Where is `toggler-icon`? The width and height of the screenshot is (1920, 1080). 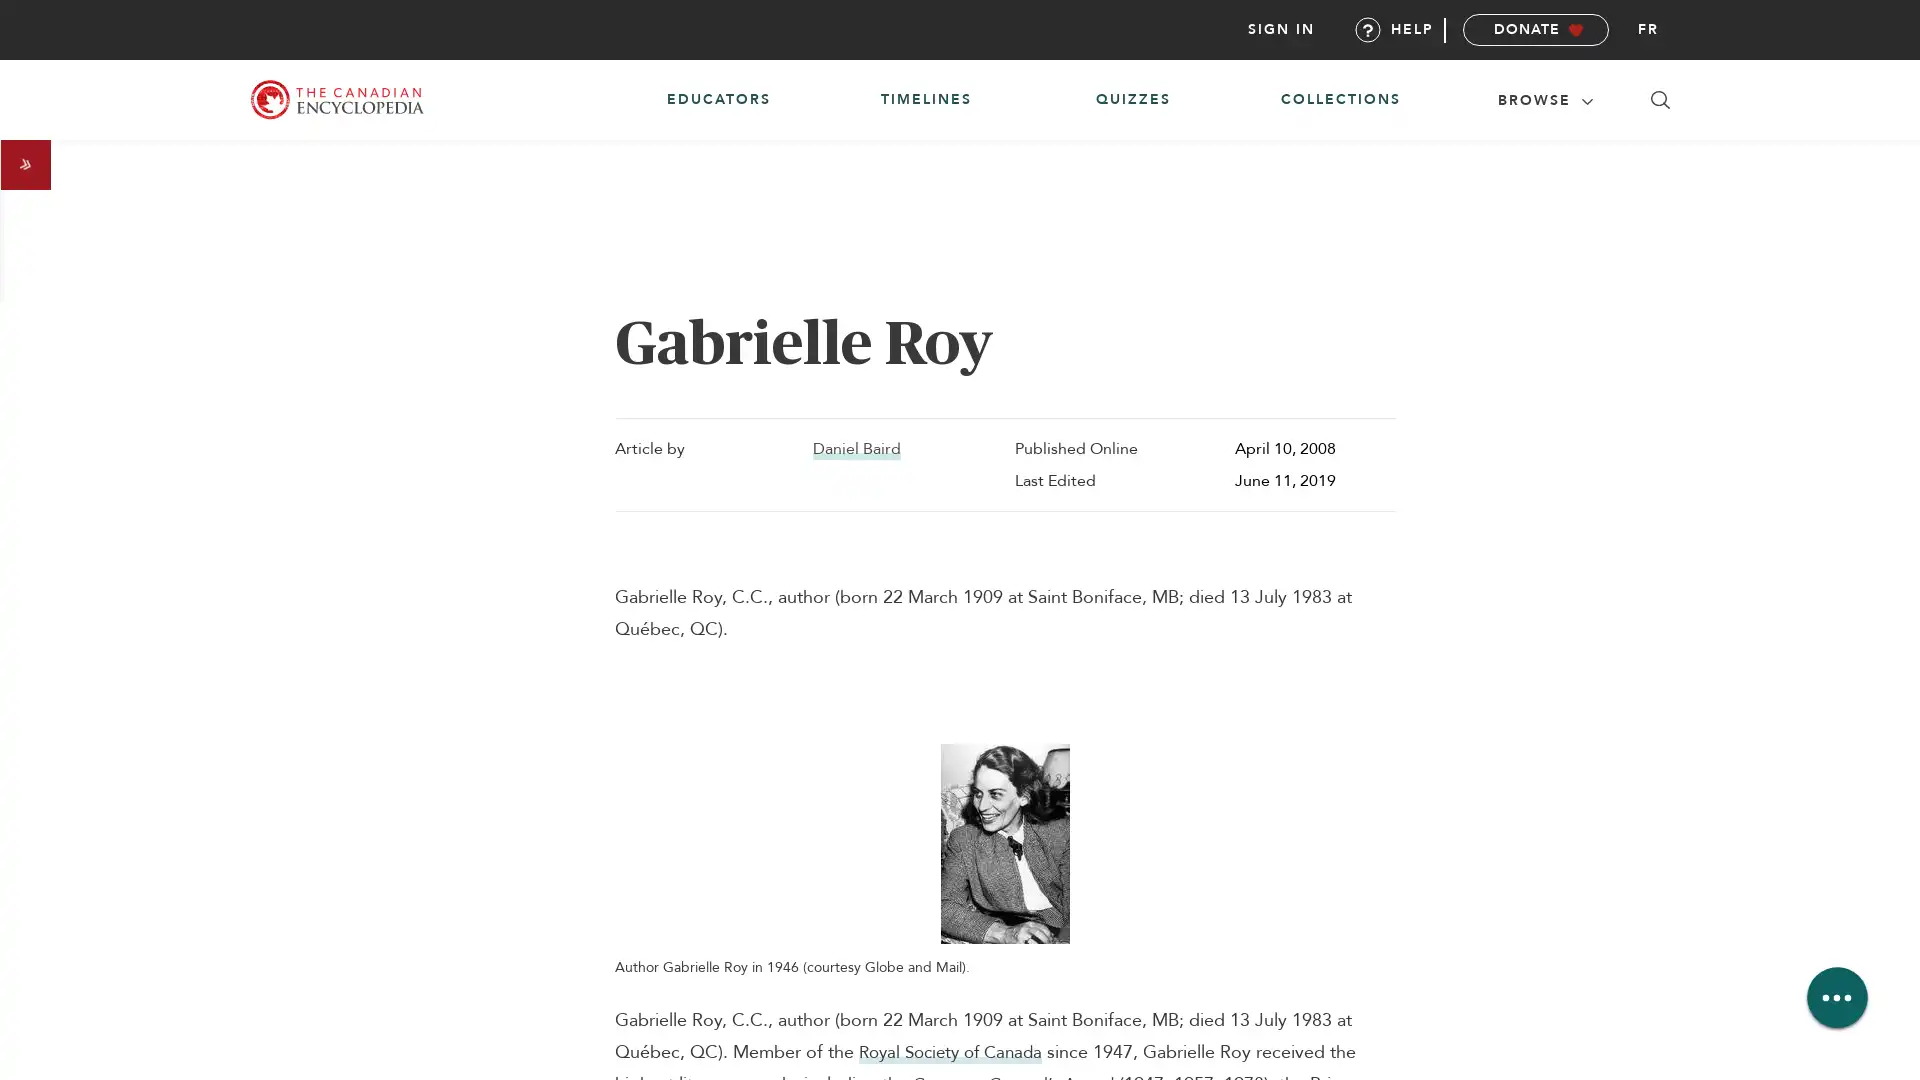
toggler-icon is located at coordinates (1585, 99).